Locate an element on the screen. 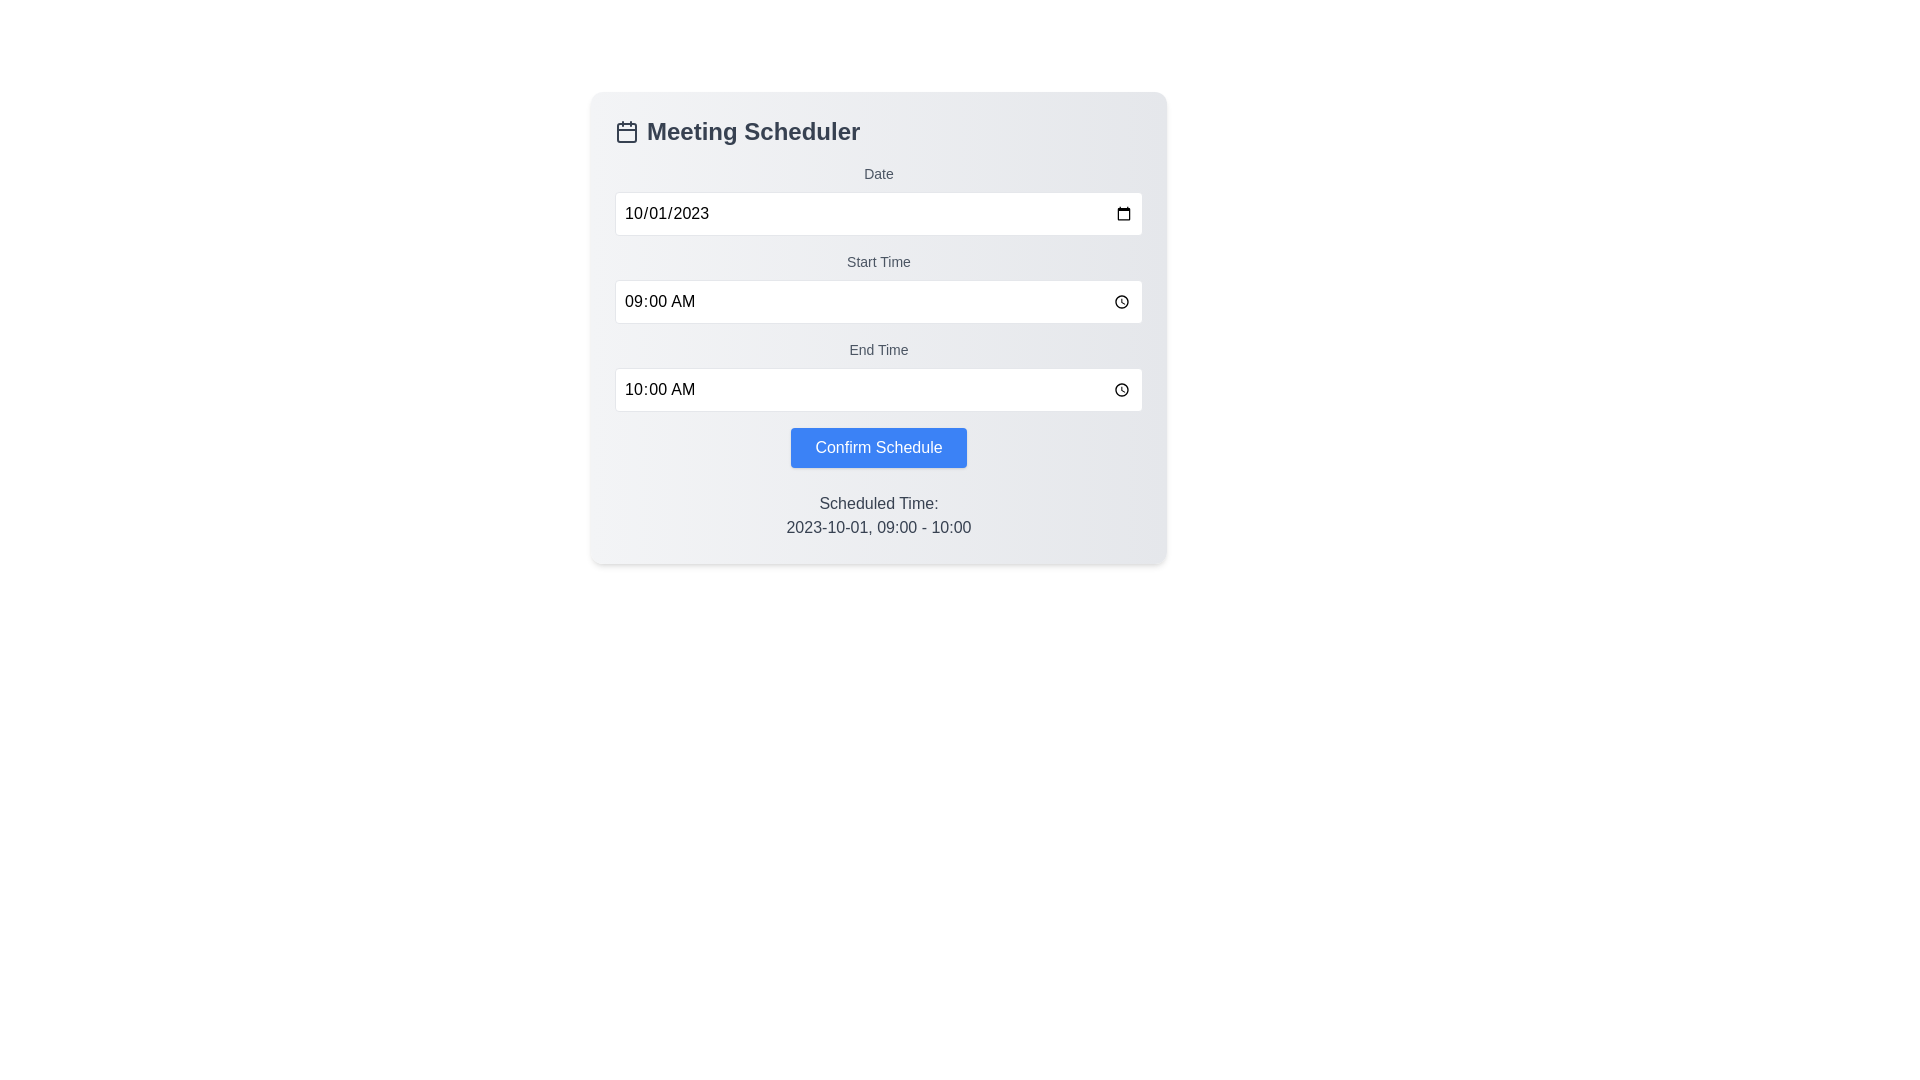 The image size is (1920, 1080). the confirmation button located centrally below the 'End Time' input field to observe the hover effect is located at coordinates (878, 446).